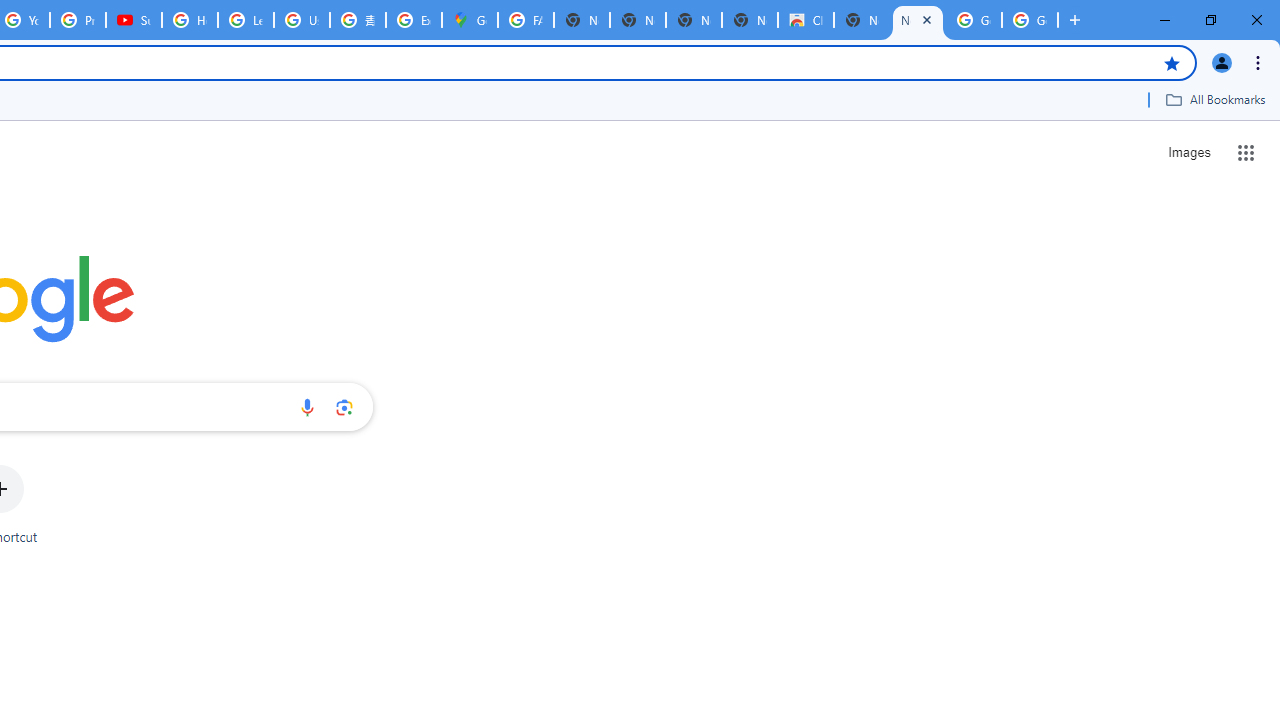 The image size is (1280, 720). What do you see at coordinates (133, 20) in the screenshot?
I see `'Subscriptions - YouTube'` at bounding box center [133, 20].